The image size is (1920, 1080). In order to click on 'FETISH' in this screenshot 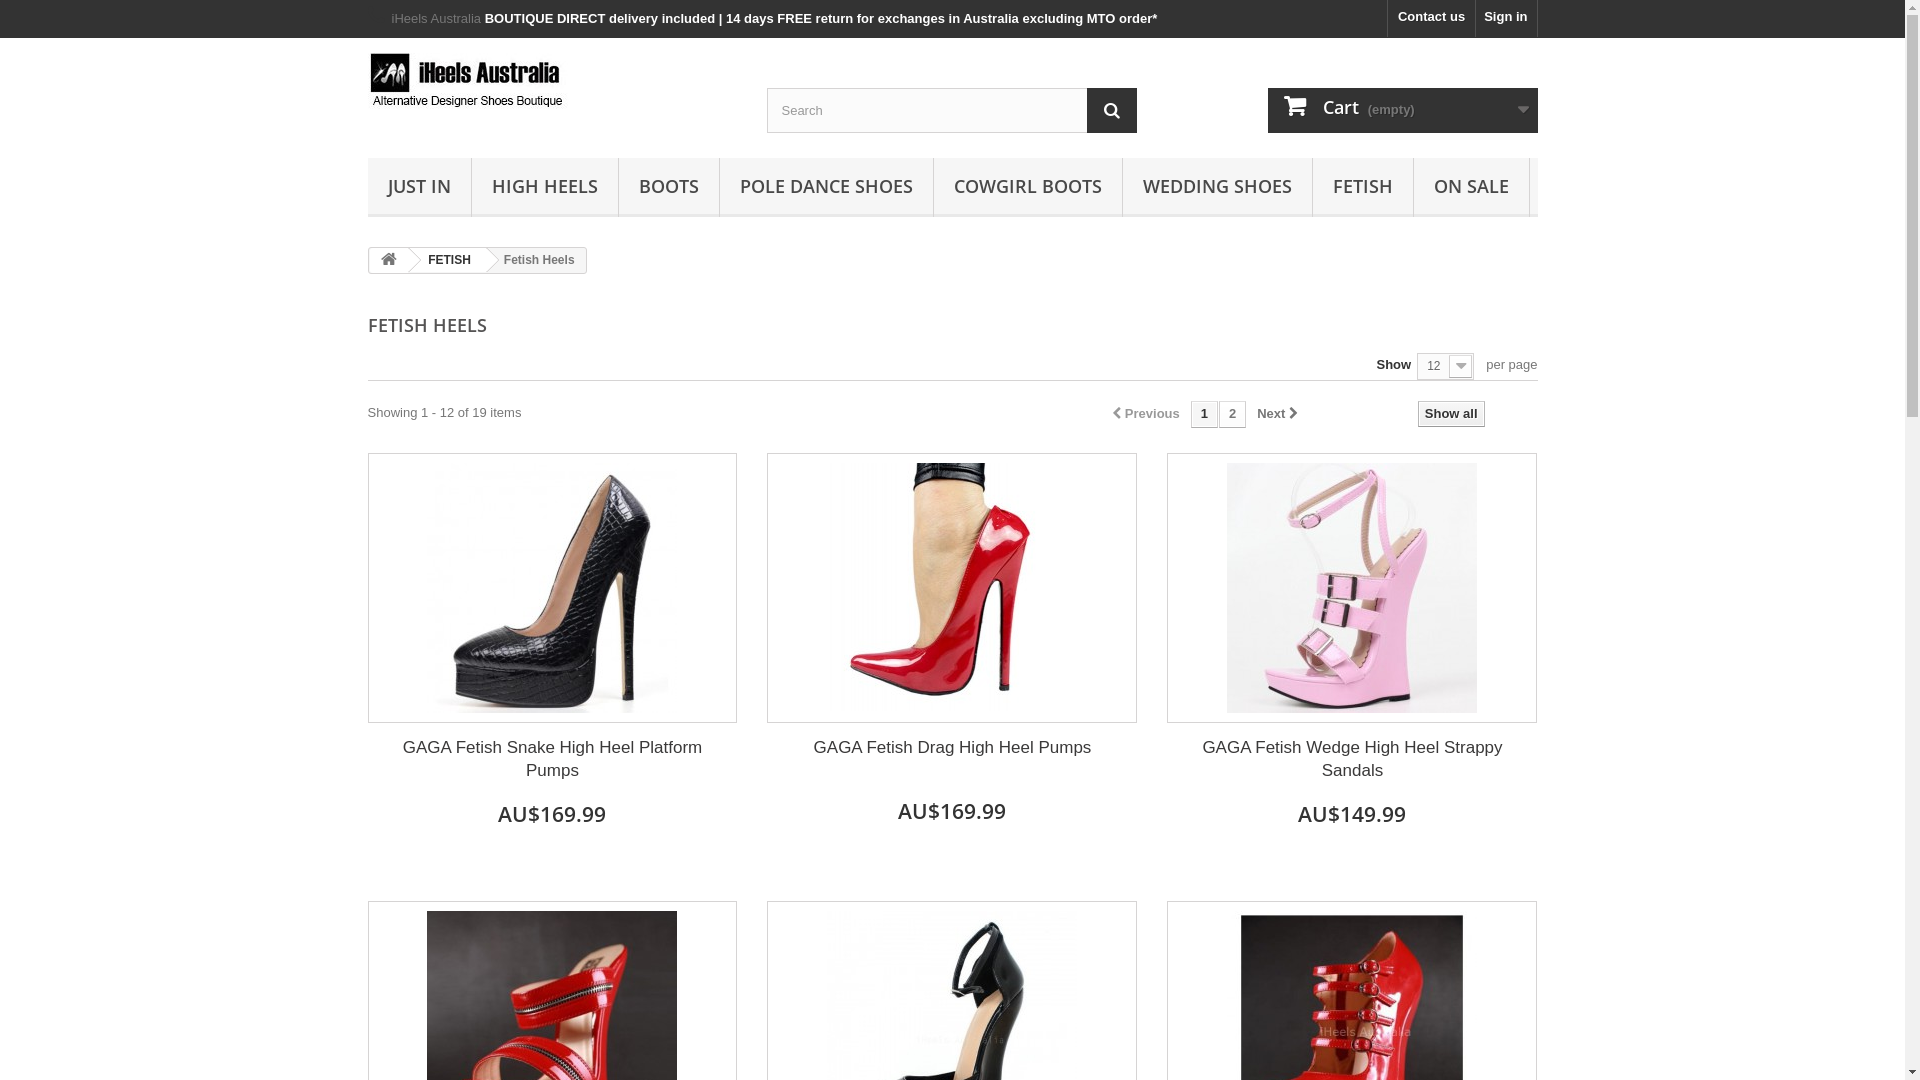, I will do `click(445, 258)`.